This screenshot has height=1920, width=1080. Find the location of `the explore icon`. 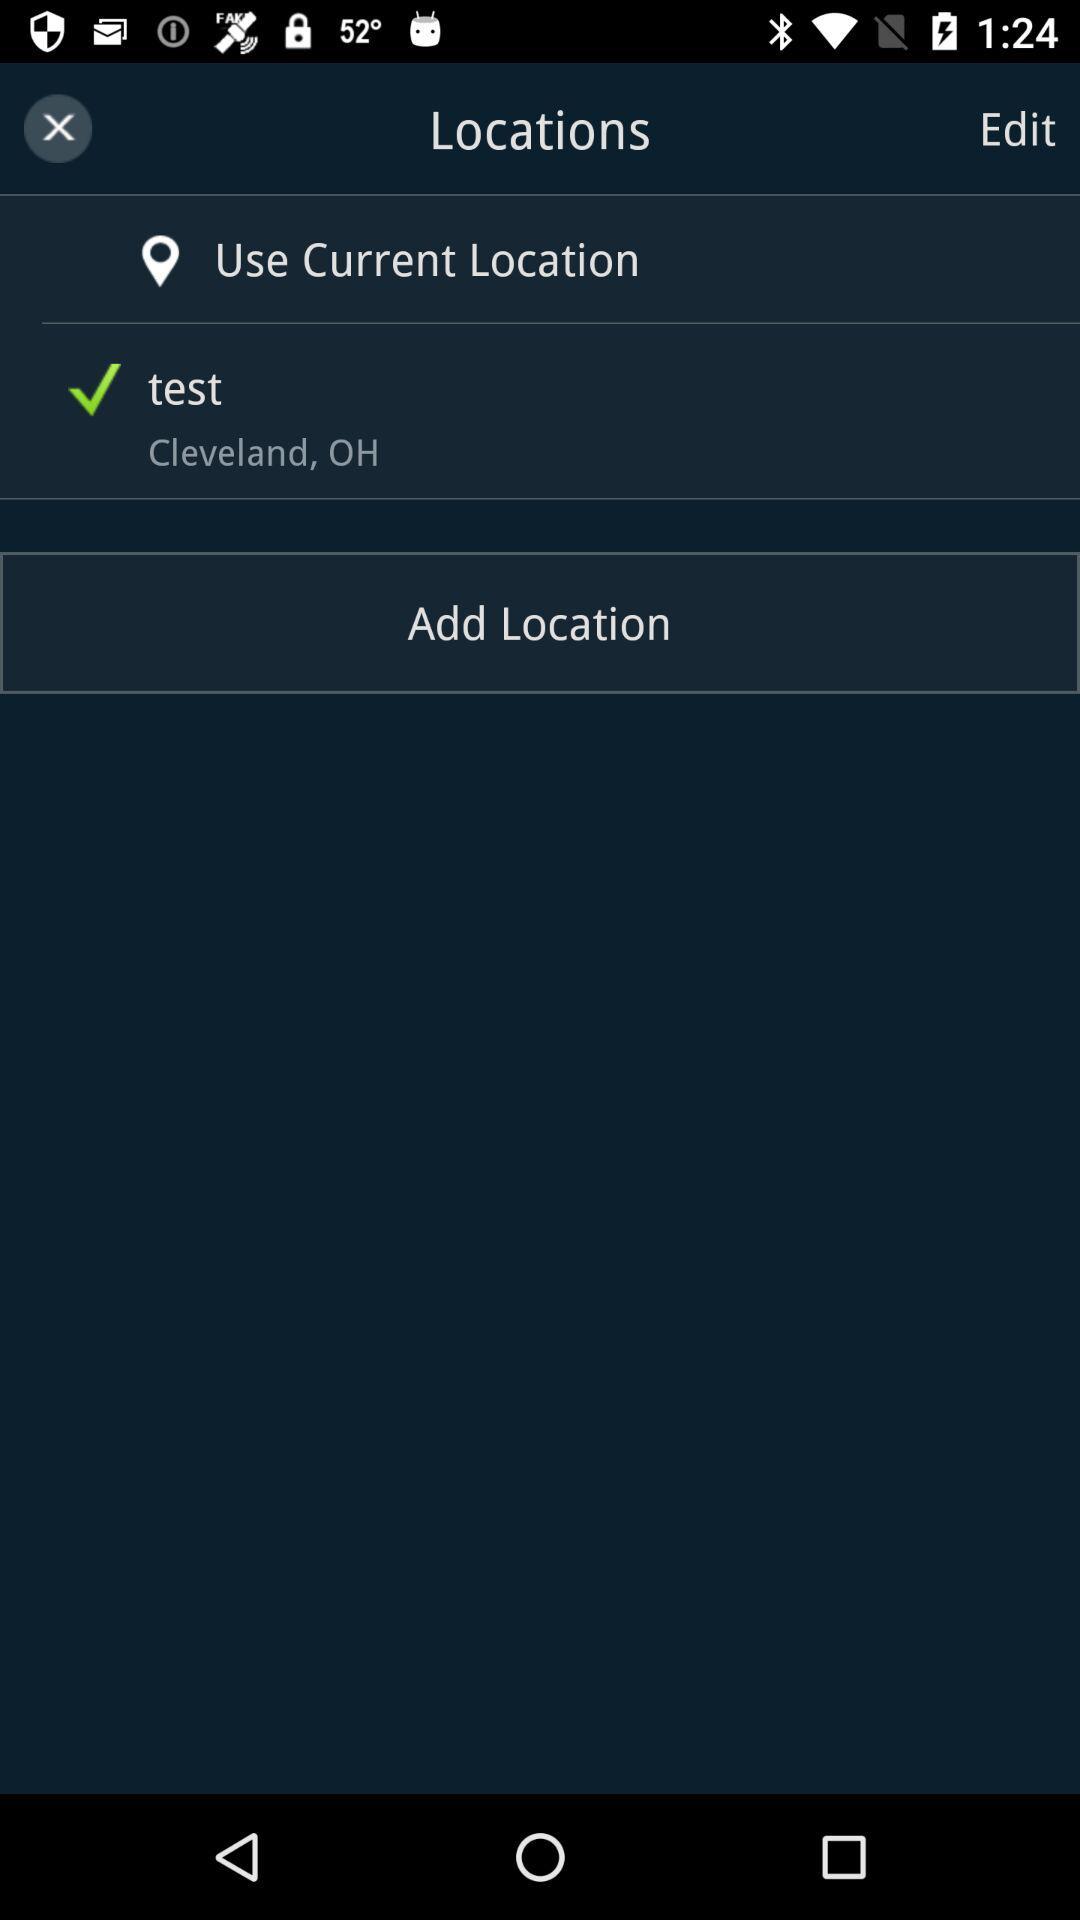

the explore icon is located at coordinates (131, 240).